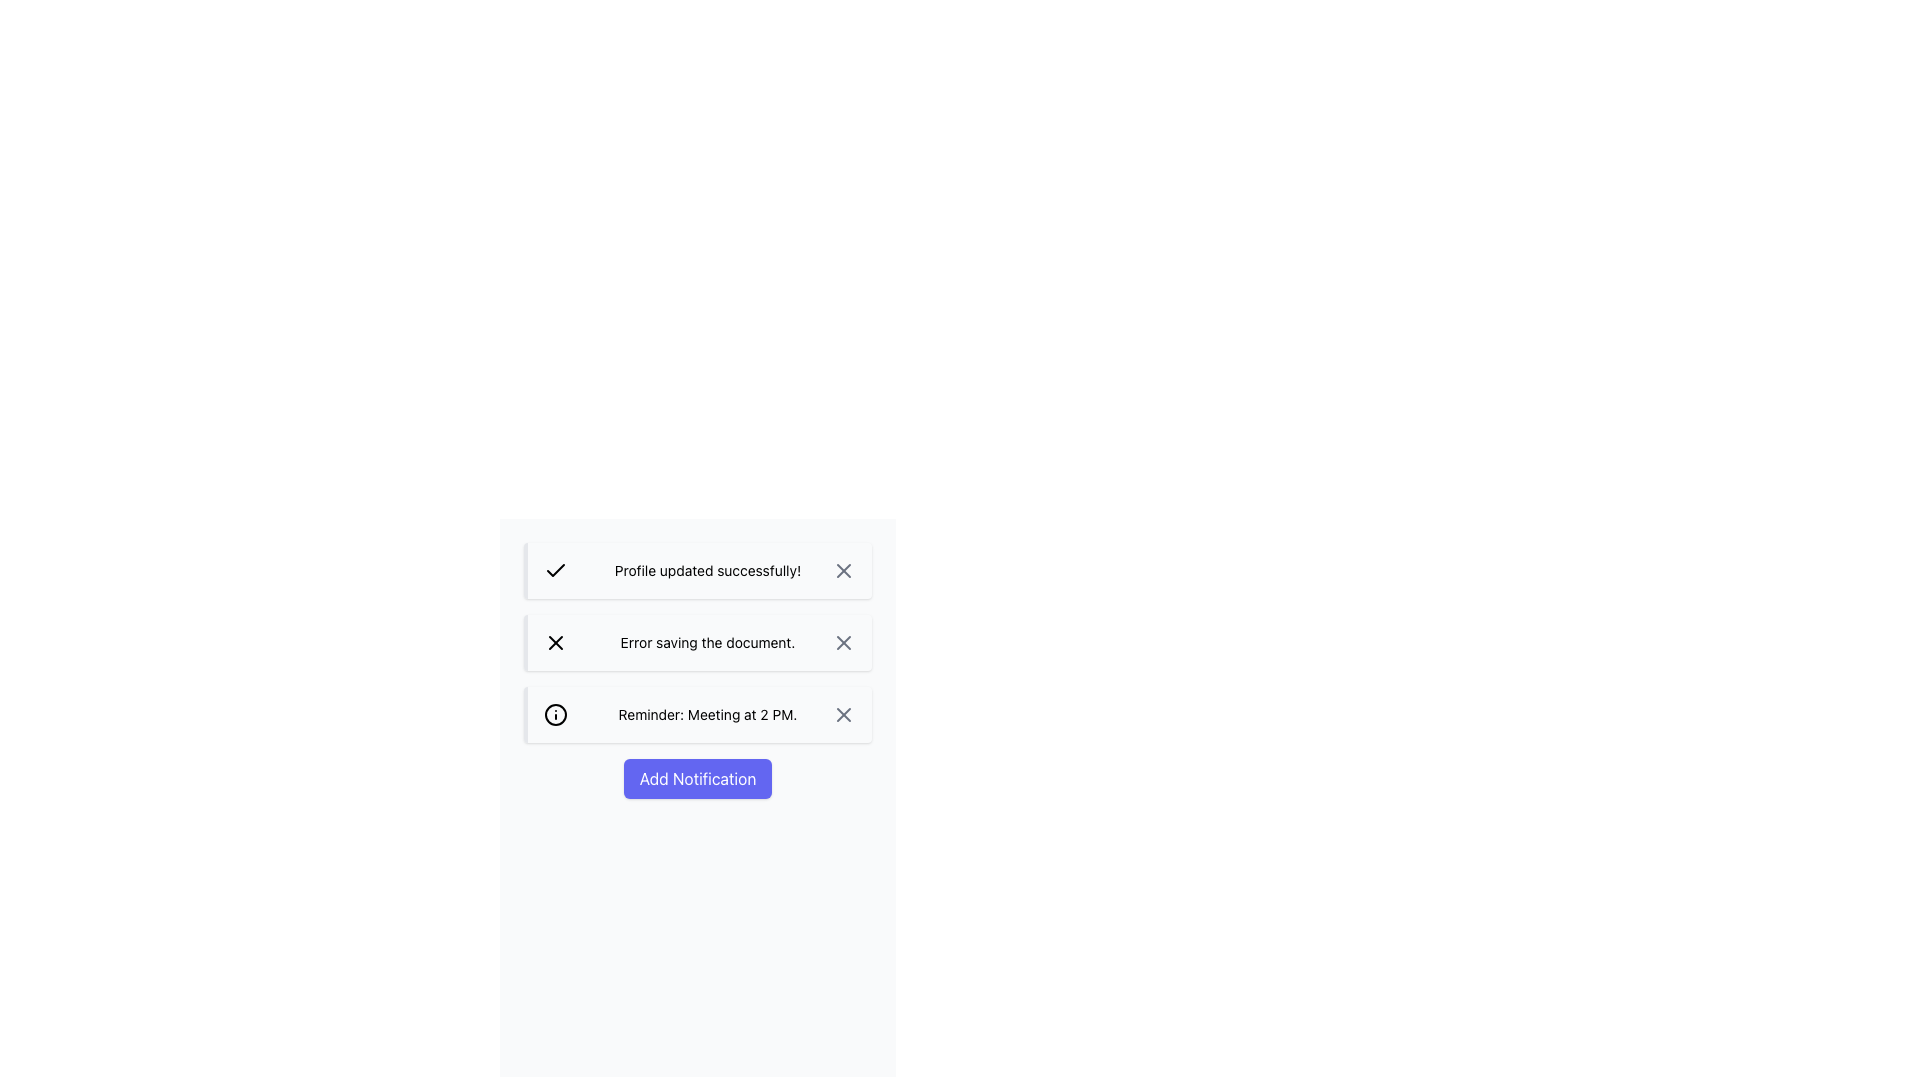 This screenshot has width=1920, height=1080. What do you see at coordinates (844, 713) in the screenshot?
I see `the close button icon on the far-right of the notification box` at bounding box center [844, 713].